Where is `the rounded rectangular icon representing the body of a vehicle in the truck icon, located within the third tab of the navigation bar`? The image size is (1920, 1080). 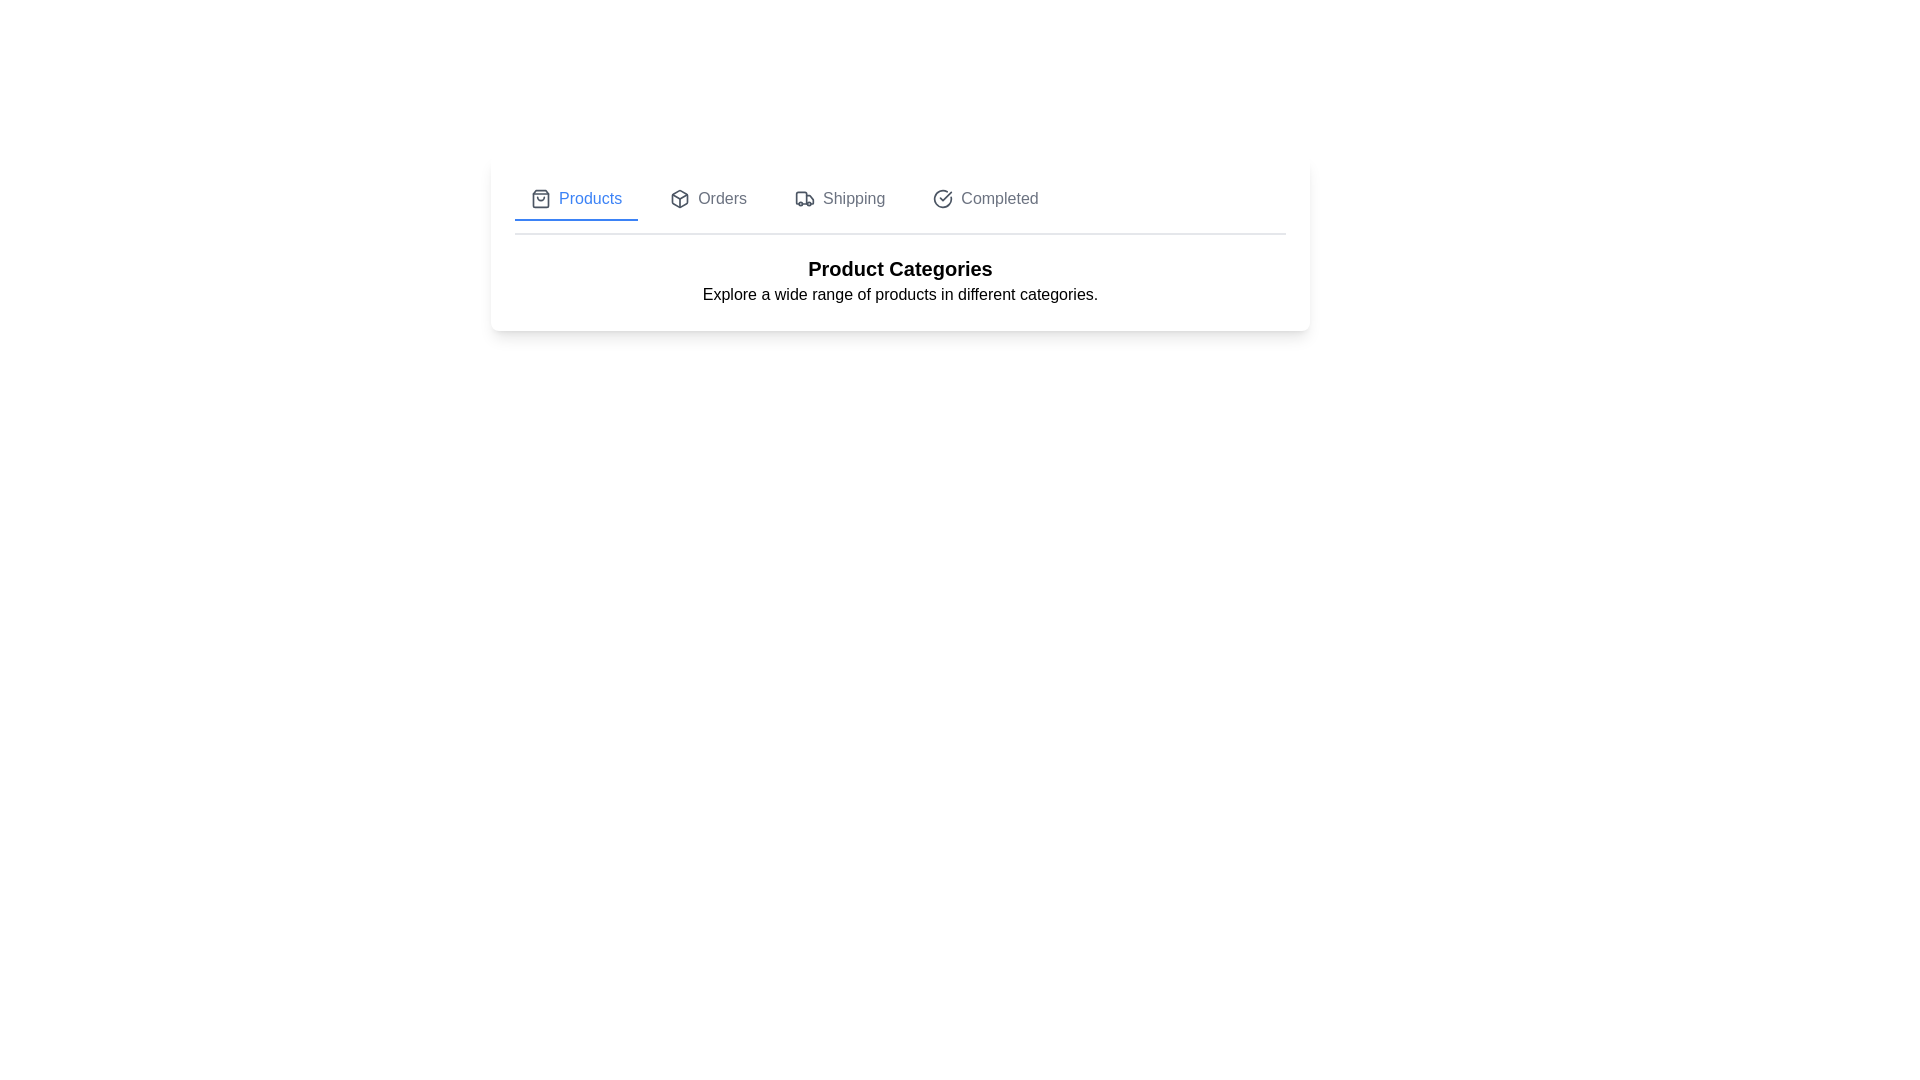
the rounded rectangular icon representing the body of a vehicle in the truck icon, located within the third tab of the navigation bar is located at coordinates (801, 198).